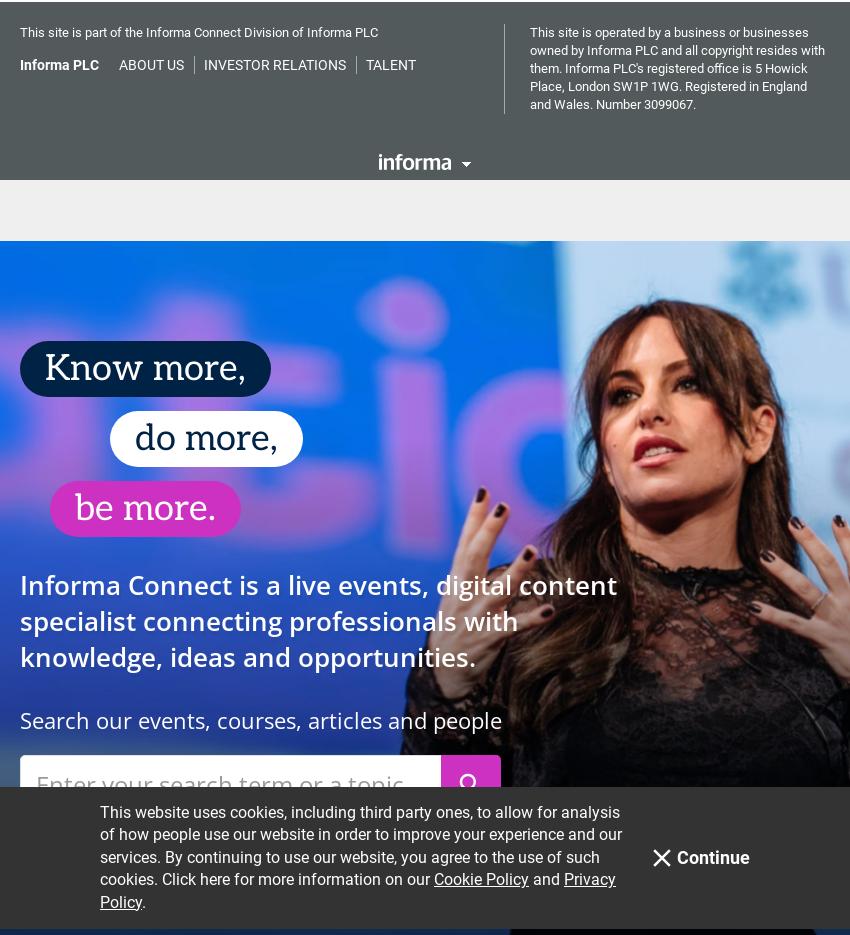  Describe the element at coordinates (661, 70) in the screenshot. I see `'close'` at that location.